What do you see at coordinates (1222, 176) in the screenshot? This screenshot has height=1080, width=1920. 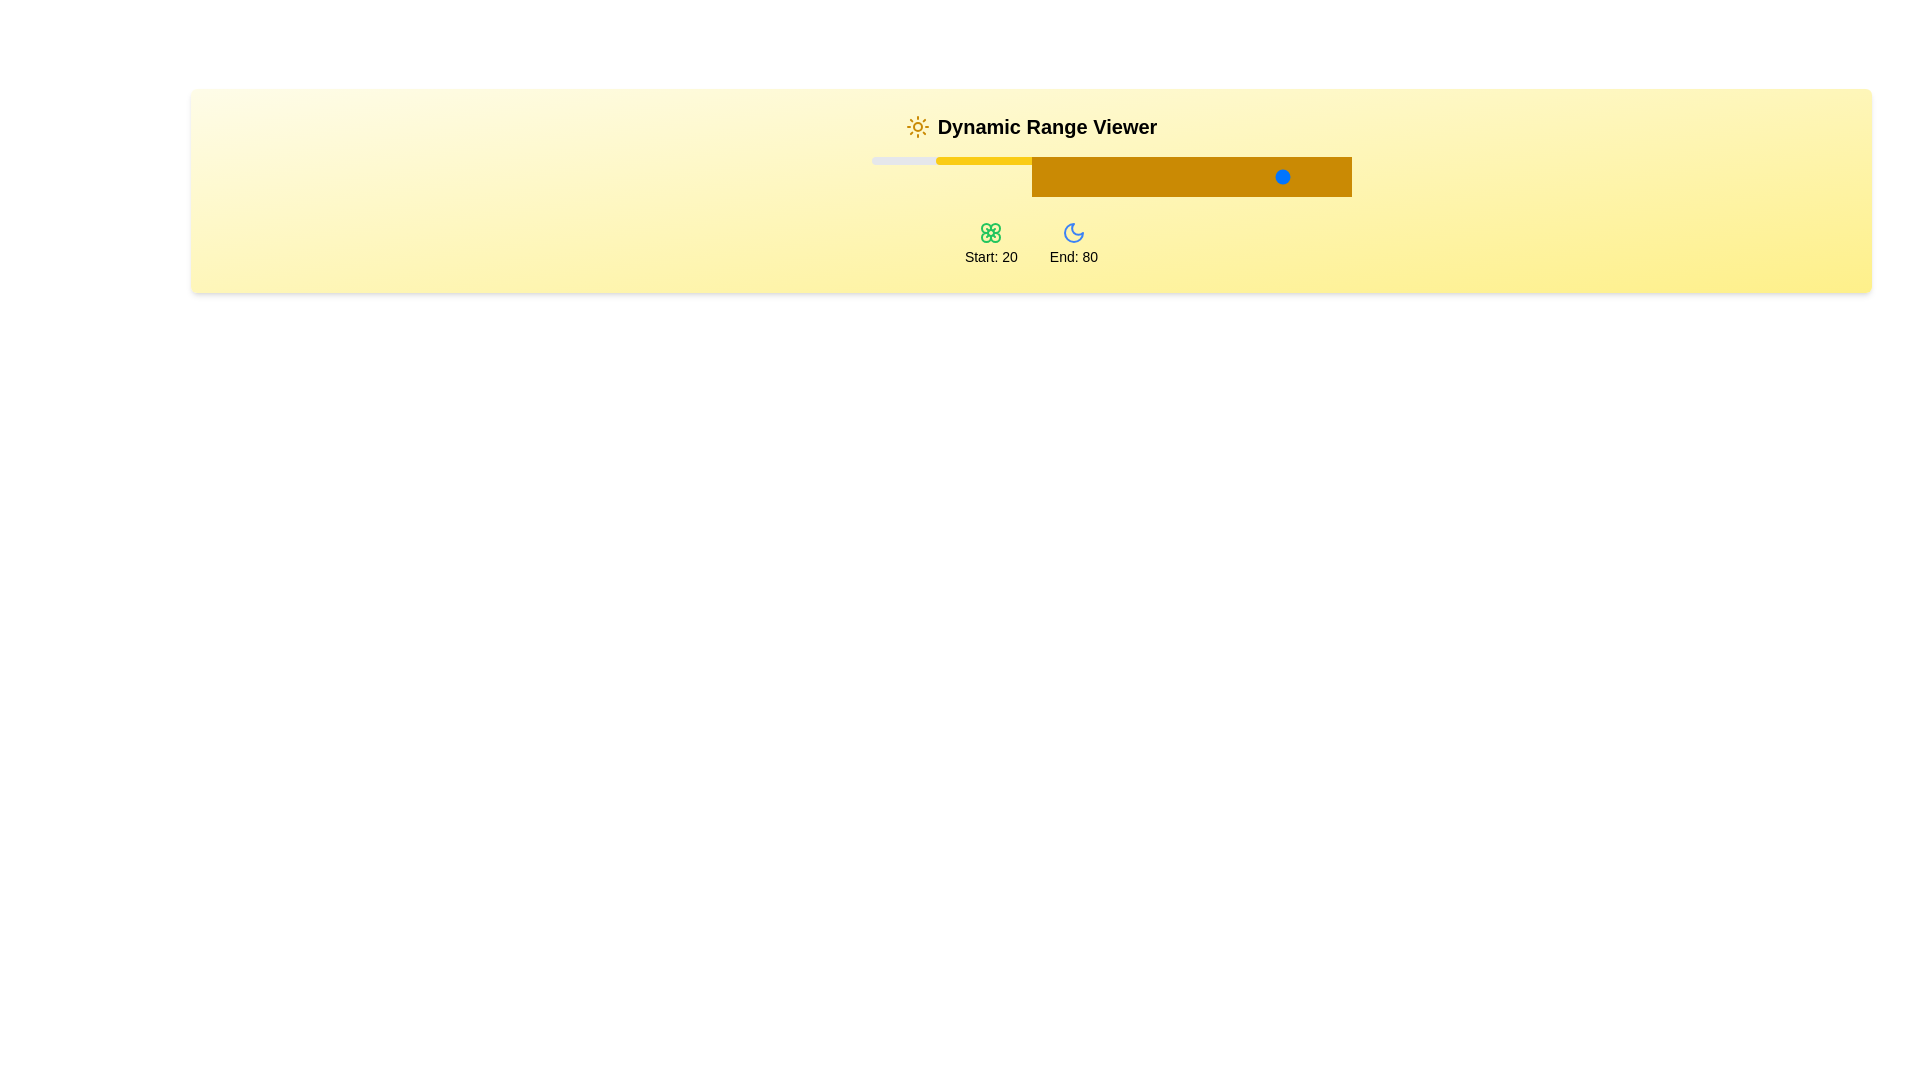 I see `the slider value` at bounding box center [1222, 176].